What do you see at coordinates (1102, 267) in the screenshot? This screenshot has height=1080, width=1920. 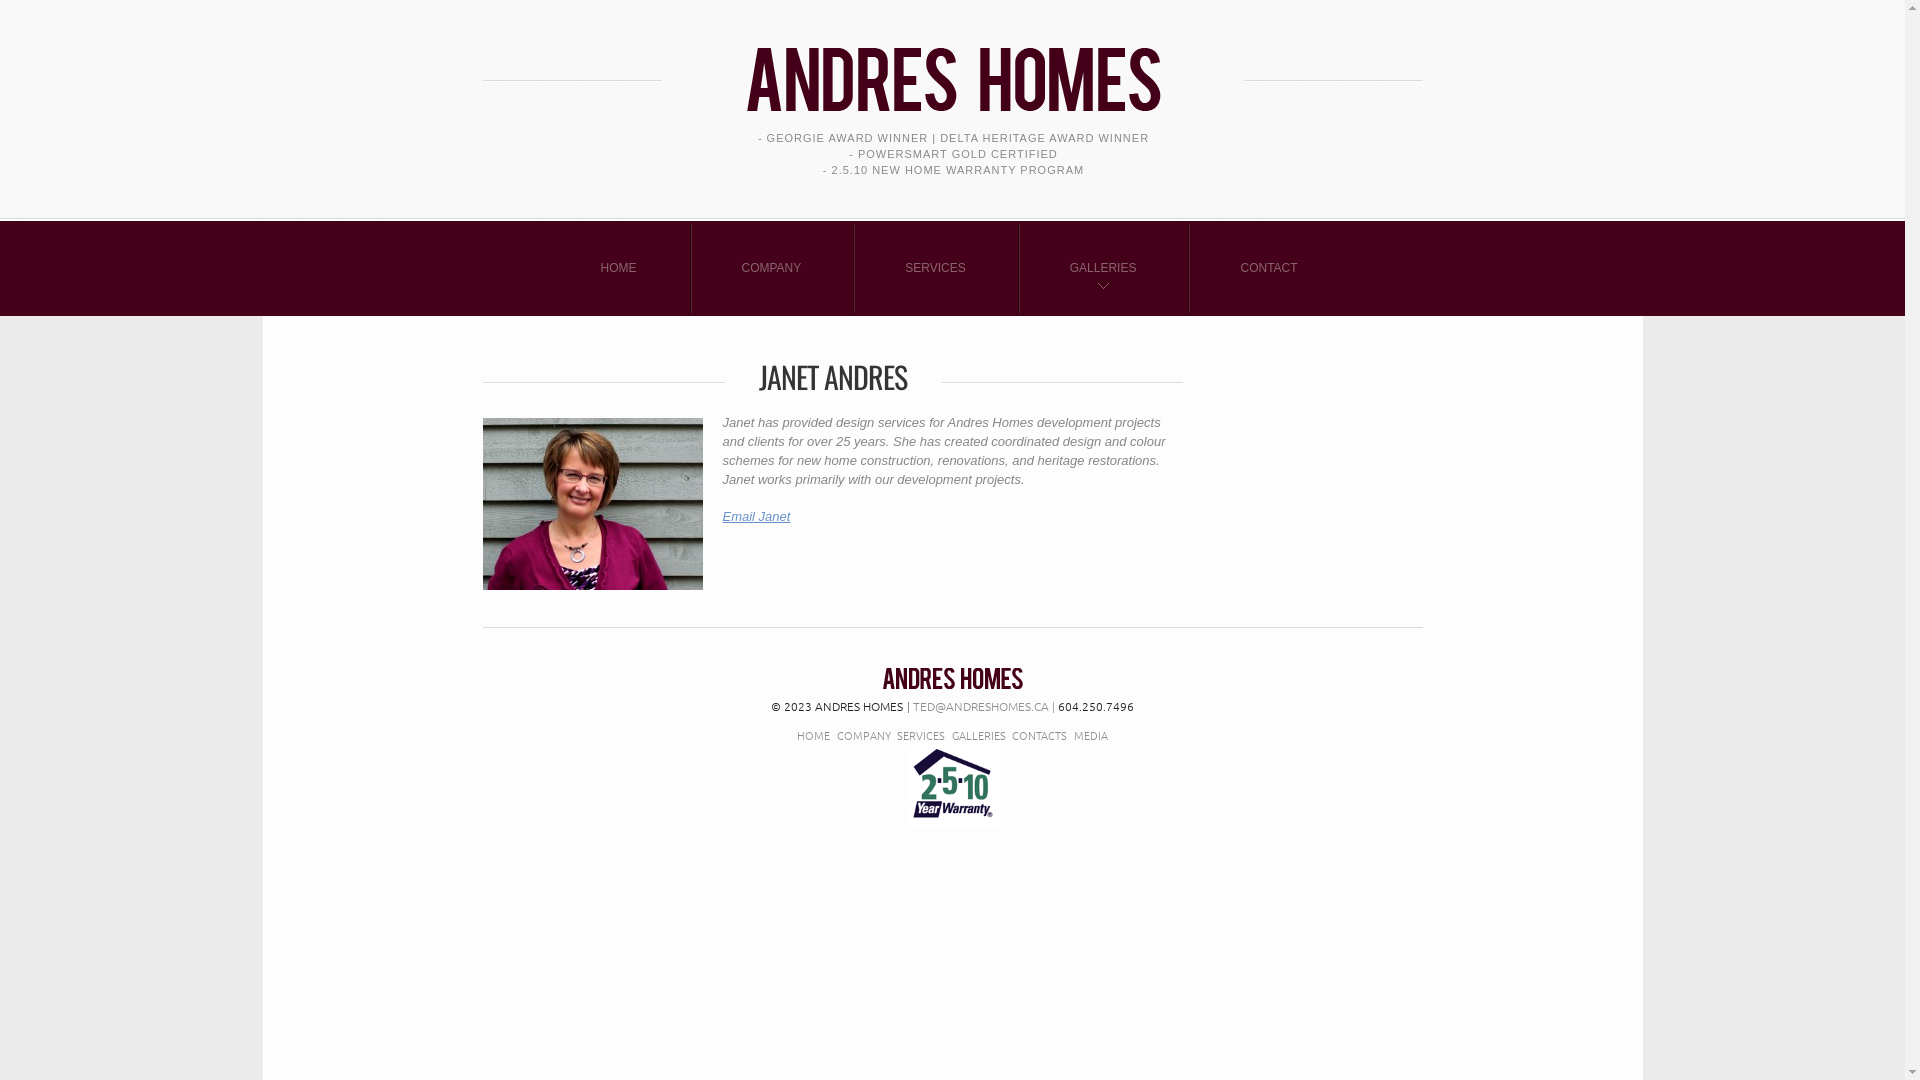 I see `'GALLERIES'` at bounding box center [1102, 267].